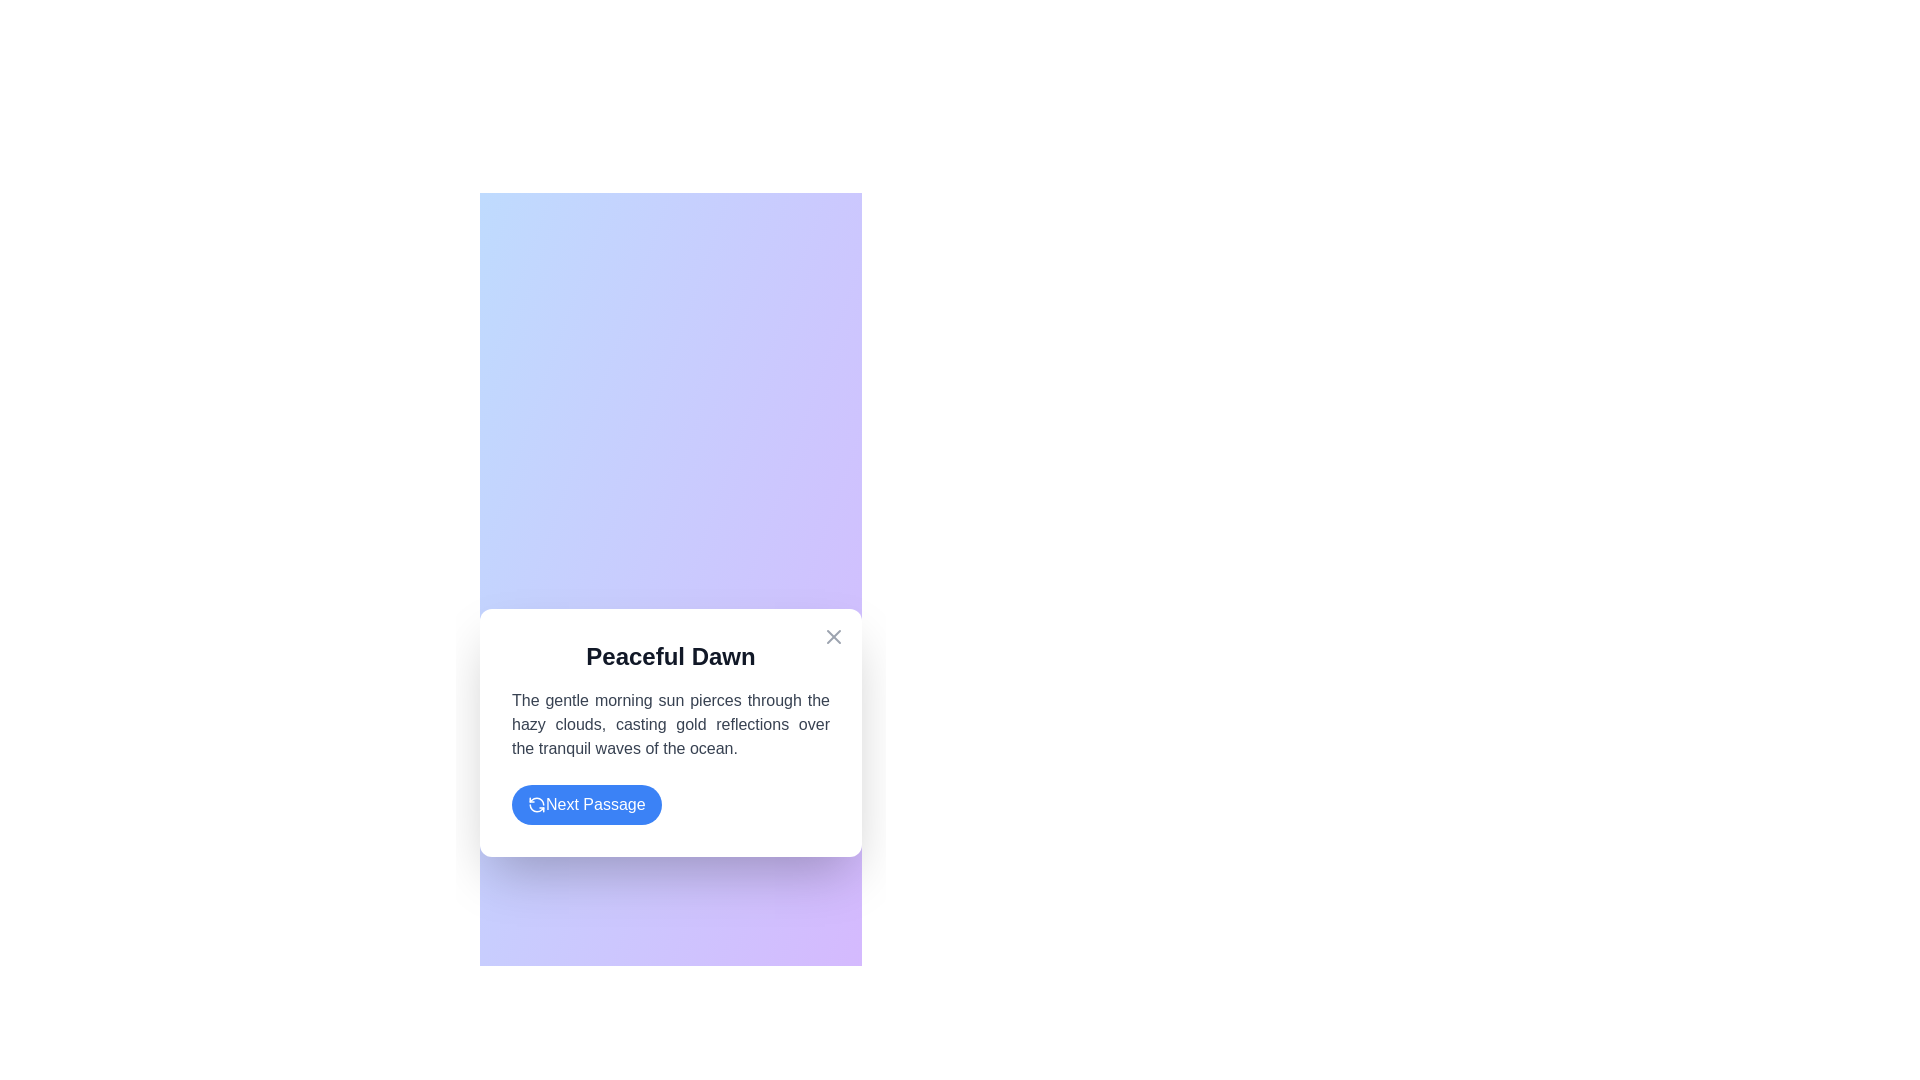  What do you see at coordinates (584, 804) in the screenshot?
I see `the 'Next Passage' button to navigate to the next passage` at bounding box center [584, 804].